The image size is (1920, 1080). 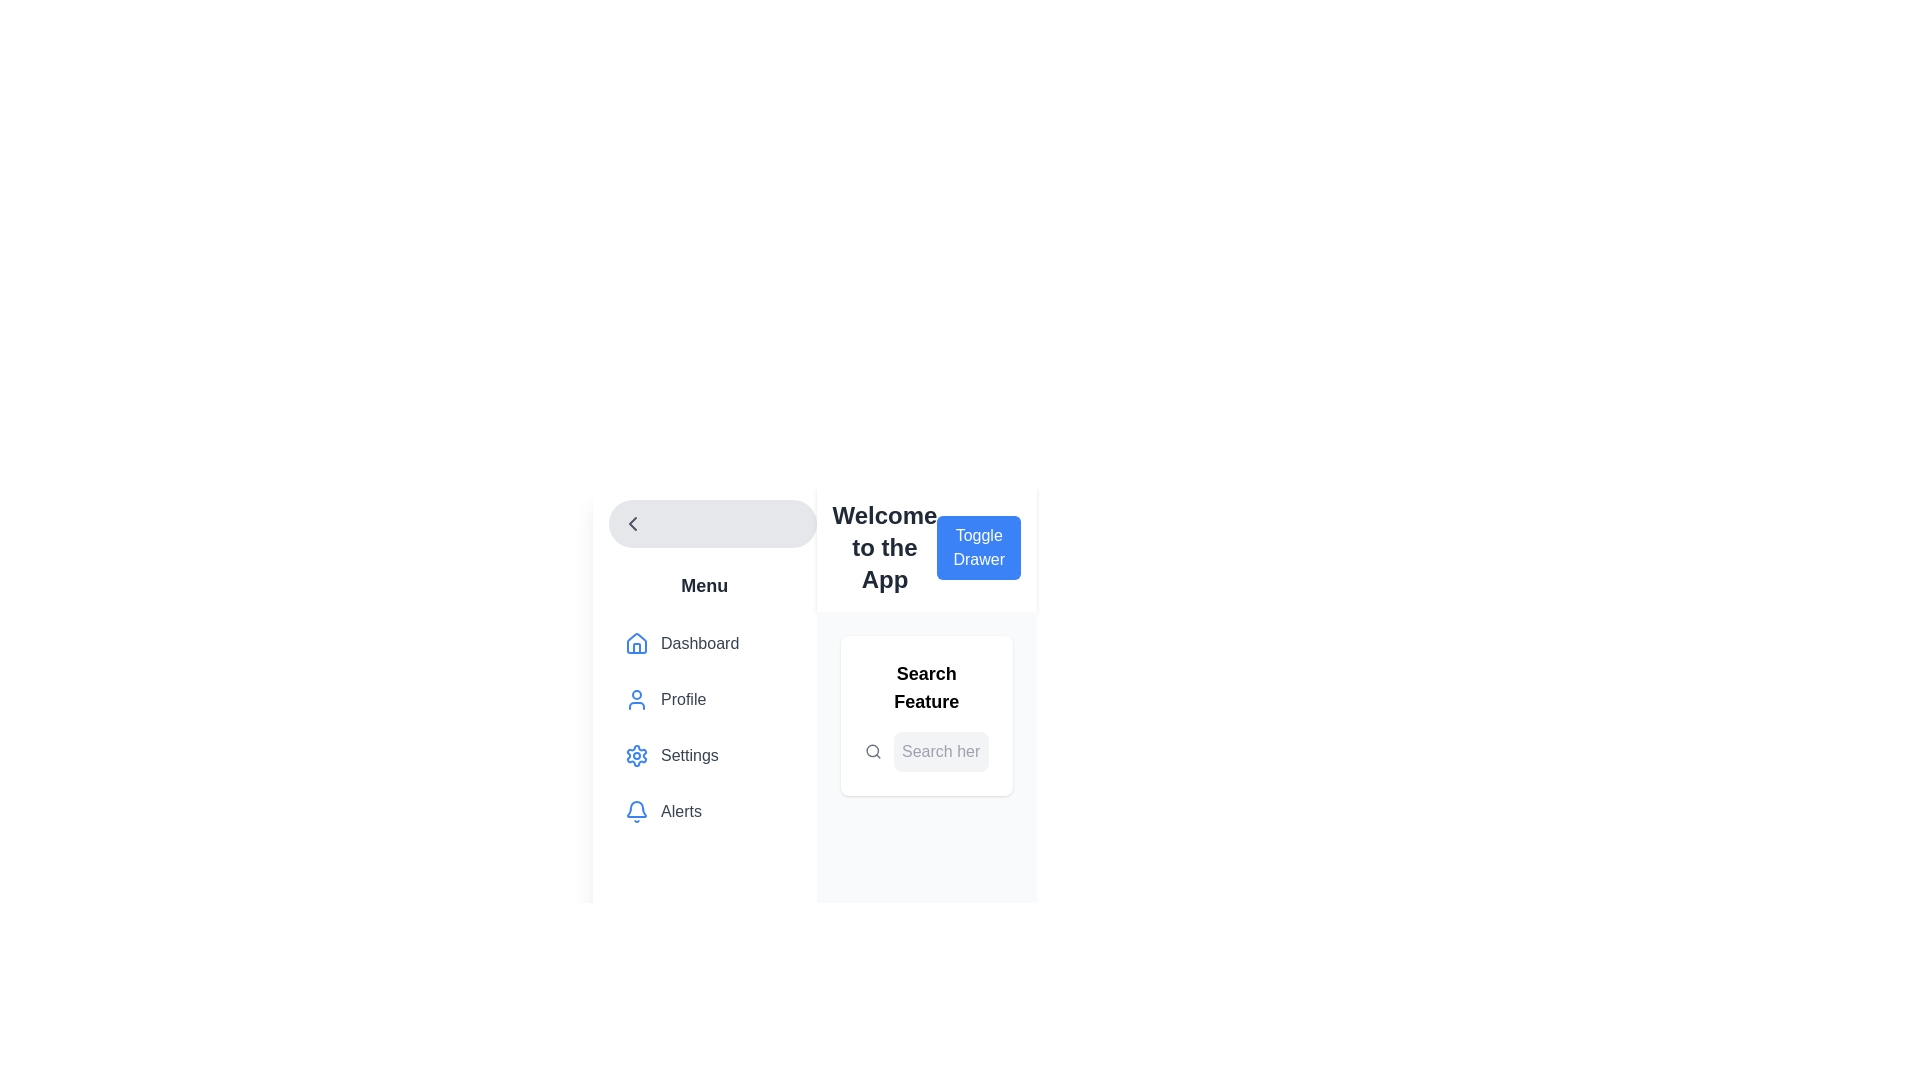 What do you see at coordinates (689, 756) in the screenshot?
I see `the 'Settings' text label in grey color, which is part of a vertical menu on the left side` at bounding box center [689, 756].